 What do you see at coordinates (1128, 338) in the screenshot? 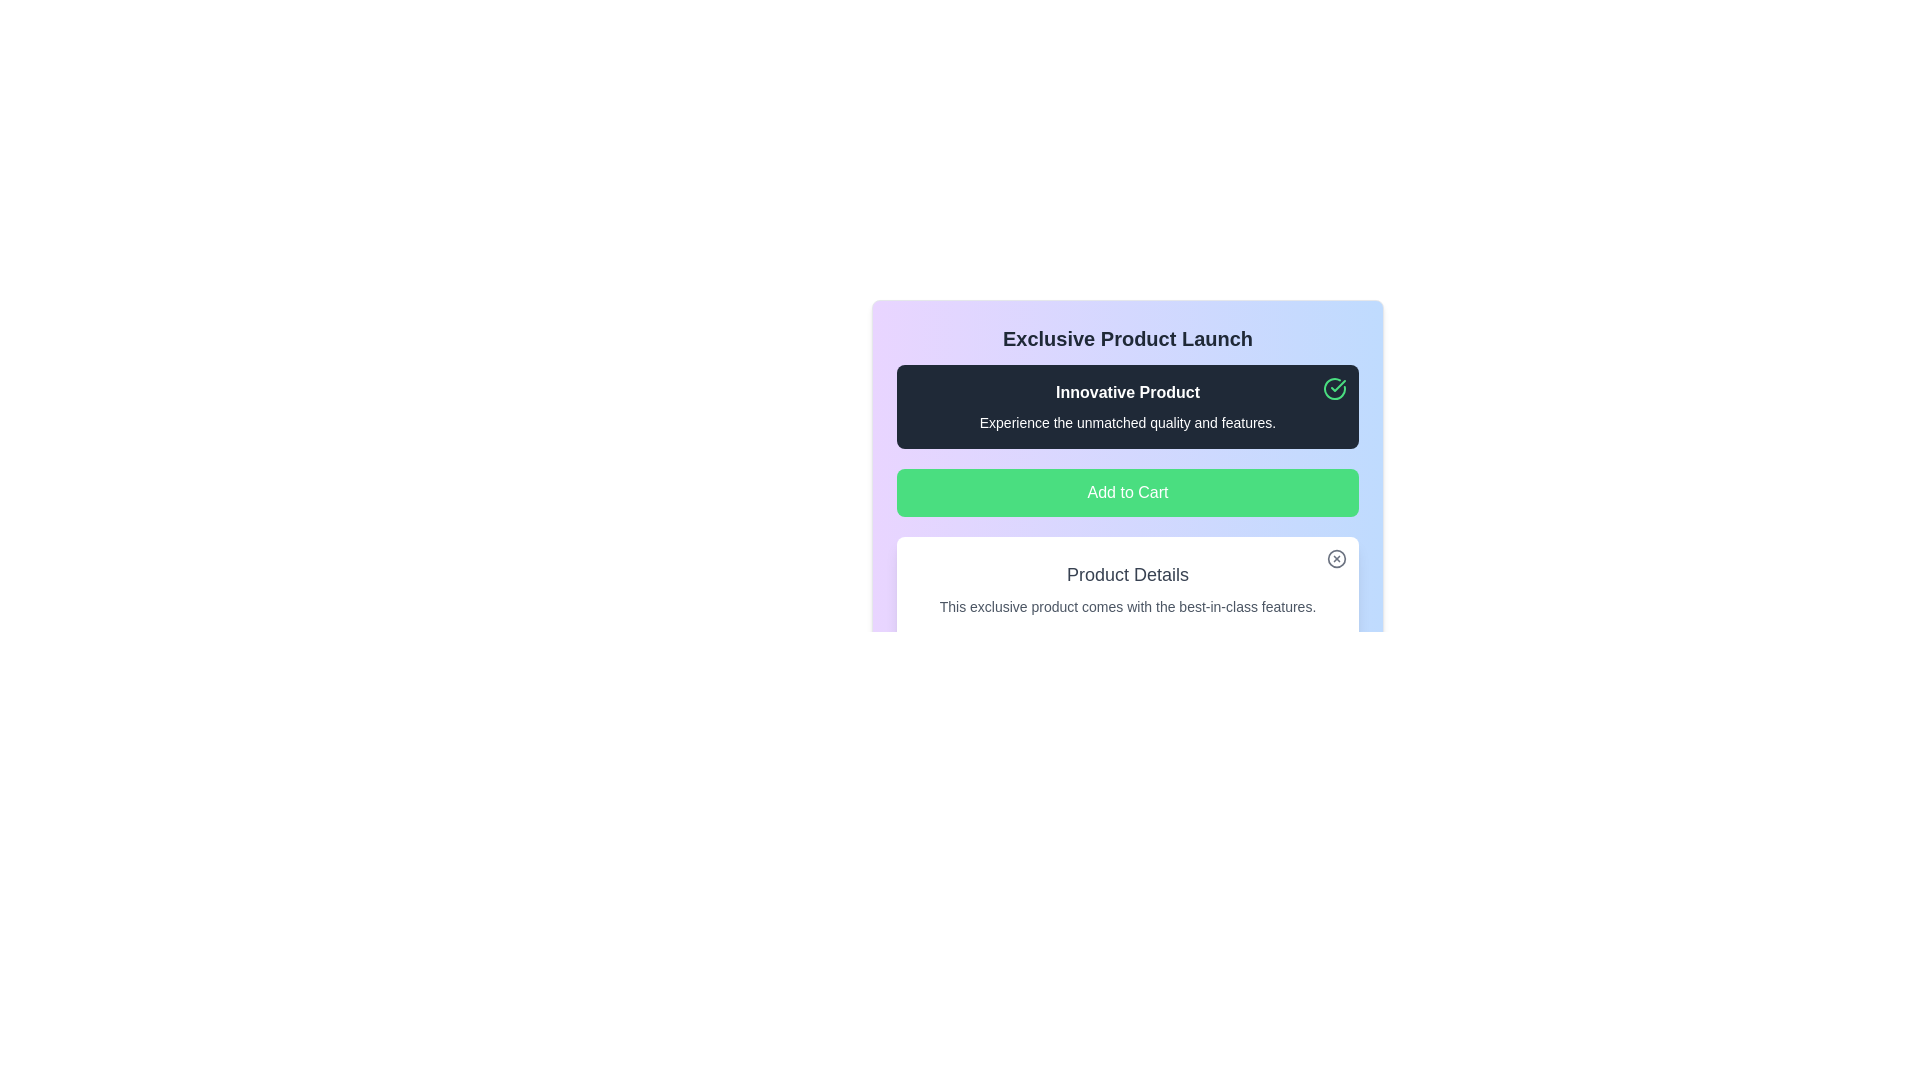
I see `header text element displaying 'Exclusive Product Launch', which is centrally aligned at the top of the card section with a gradient background` at bounding box center [1128, 338].